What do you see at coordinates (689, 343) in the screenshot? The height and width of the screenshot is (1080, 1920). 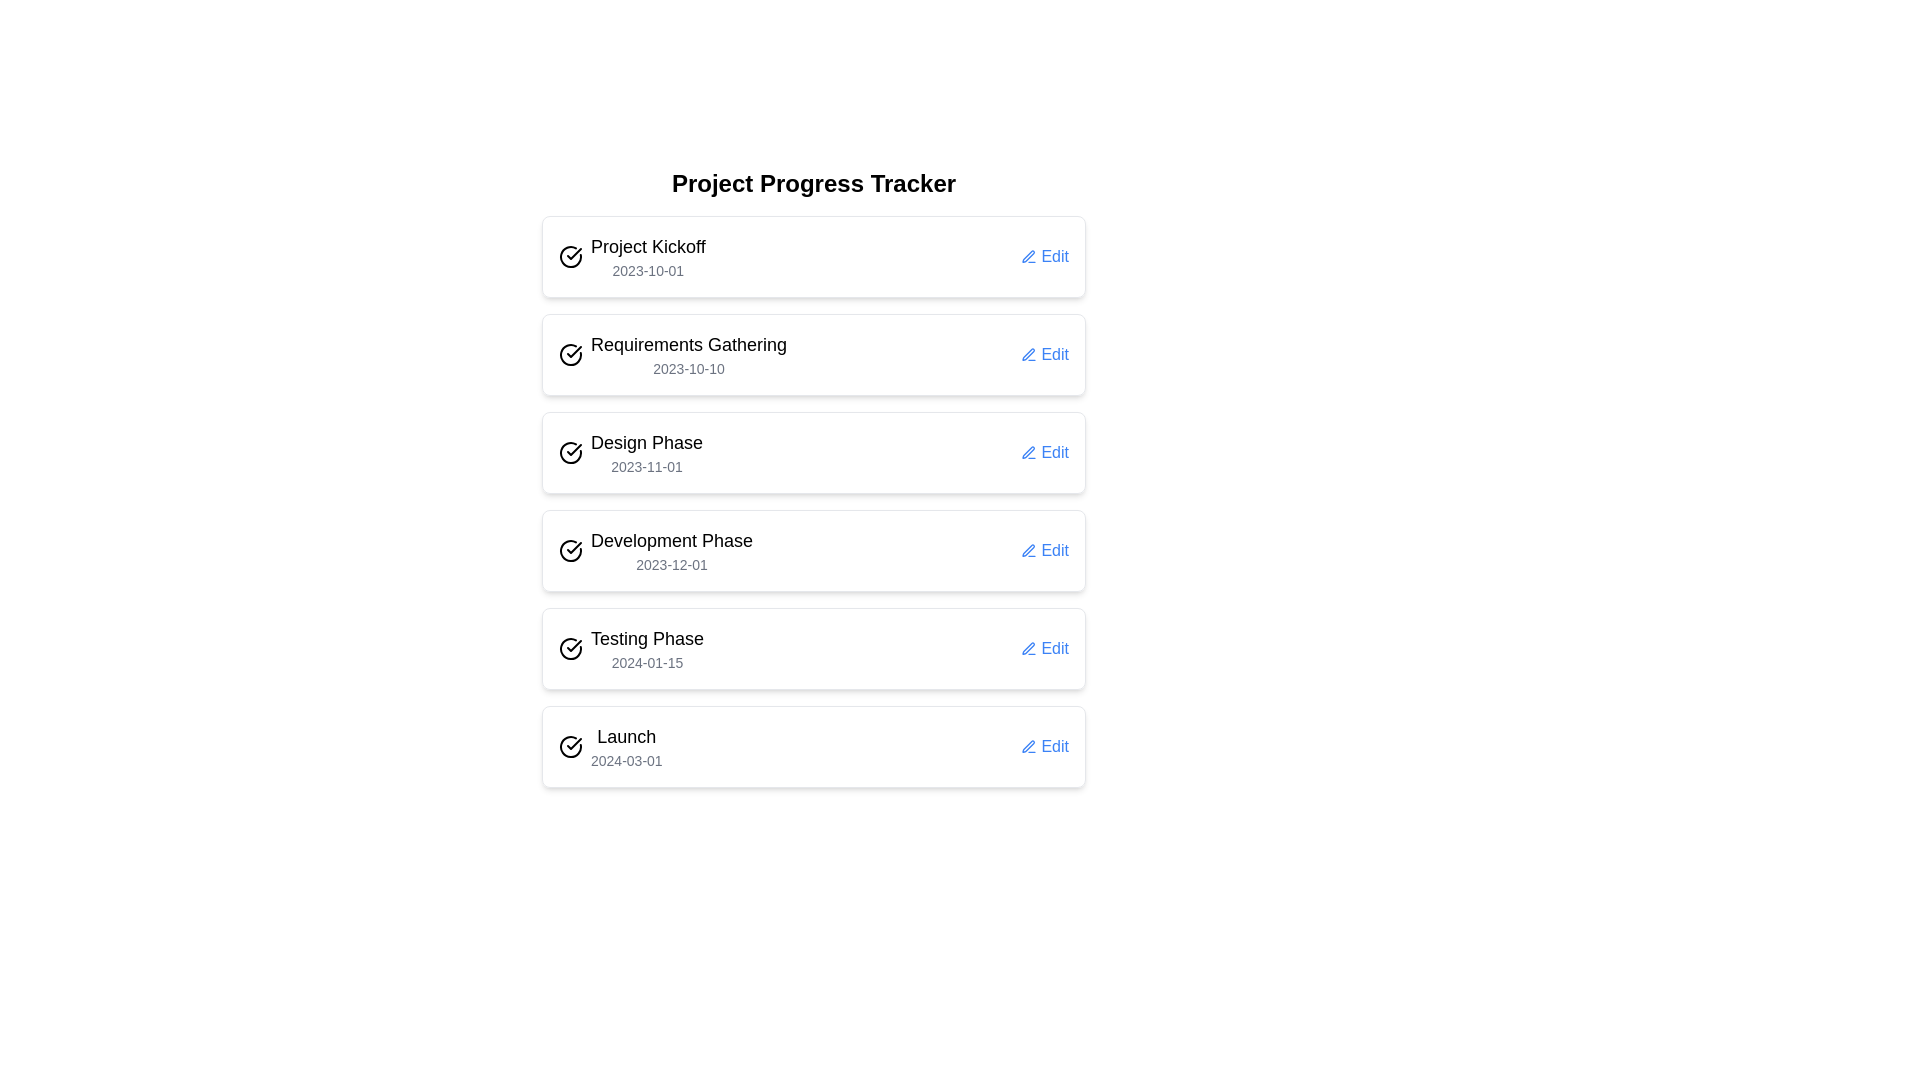 I see `the informational text label indicating the 'Requirements Gathering' phase in the Project Progress Tracker, located above the date indicator '2023-10-10'` at bounding box center [689, 343].